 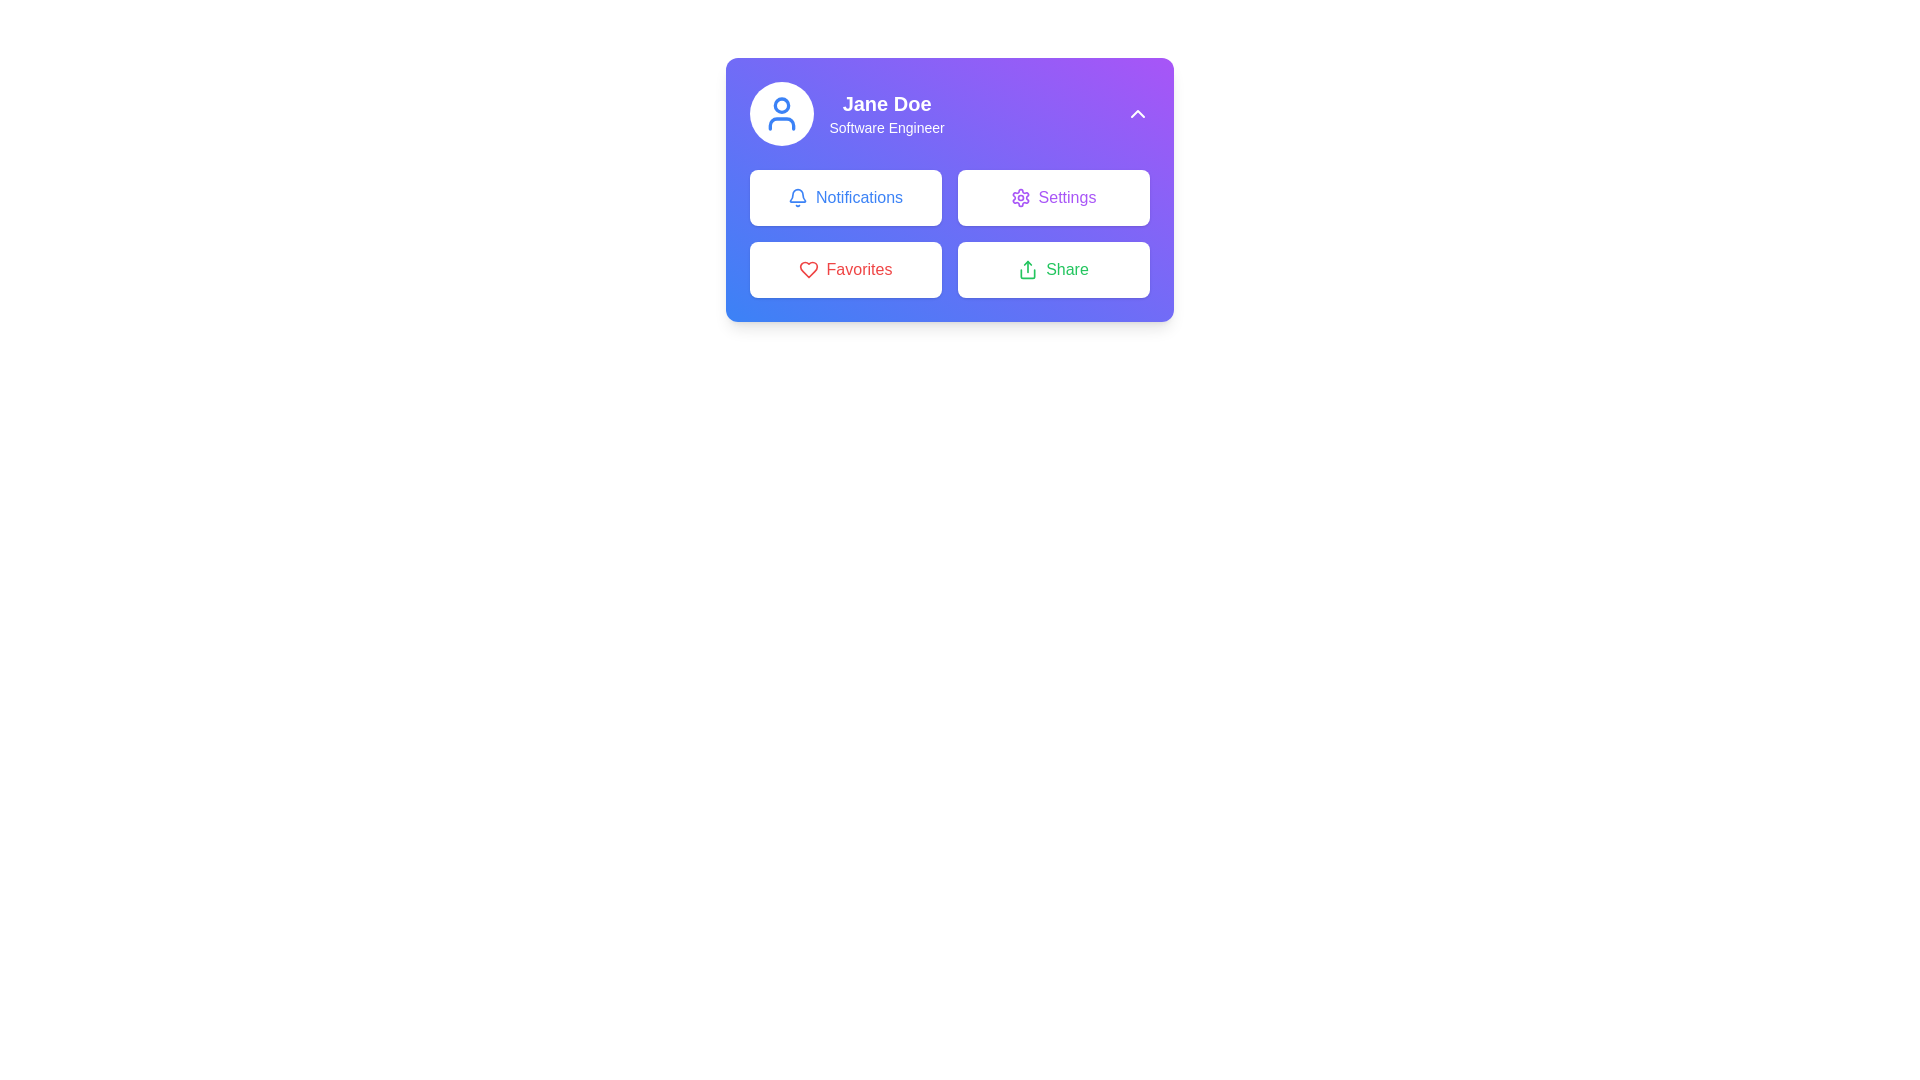 What do you see at coordinates (845, 197) in the screenshot?
I see `the notifications button located in the first row and first column of the grid layout, which has a gradient purple background` at bounding box center [845, 197].